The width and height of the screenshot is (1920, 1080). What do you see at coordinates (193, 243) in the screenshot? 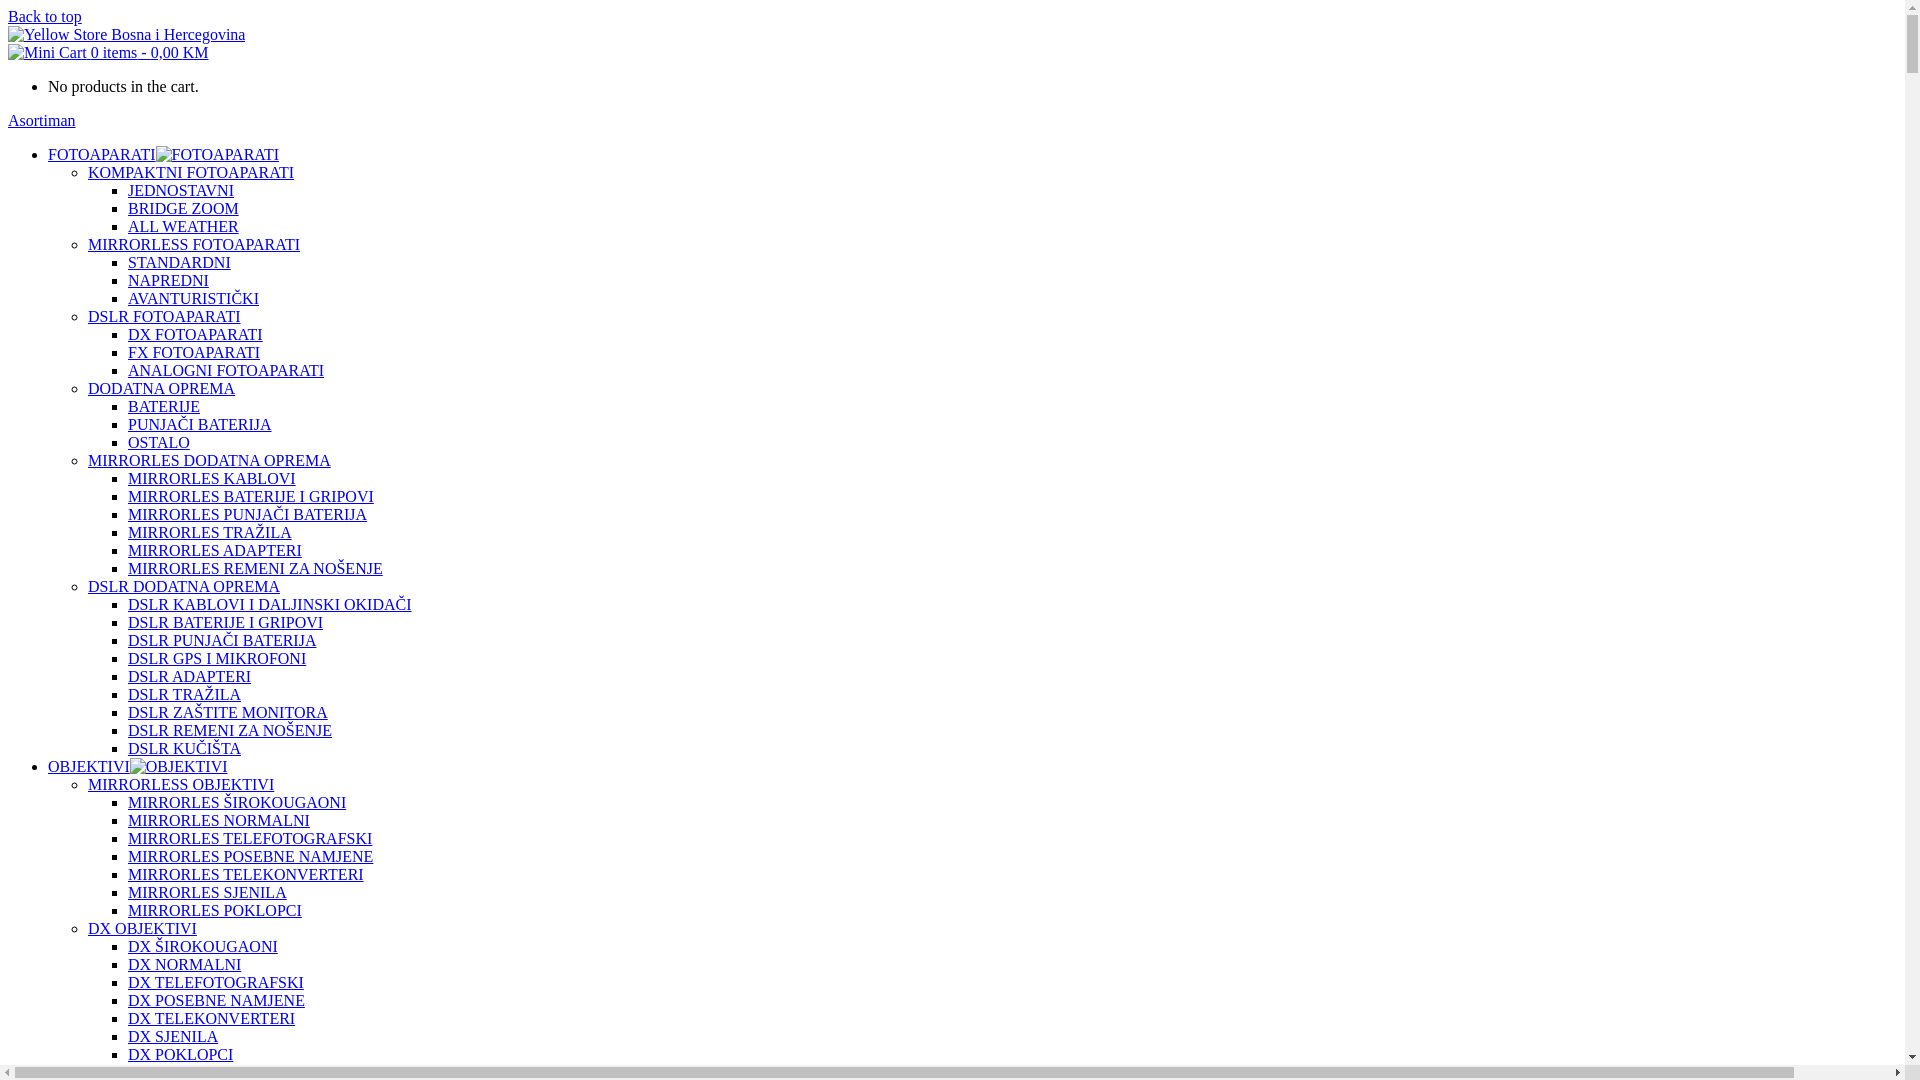
I see `'MIRRORLESS FOTOAPARATI'` at bounding box center [193, 243].